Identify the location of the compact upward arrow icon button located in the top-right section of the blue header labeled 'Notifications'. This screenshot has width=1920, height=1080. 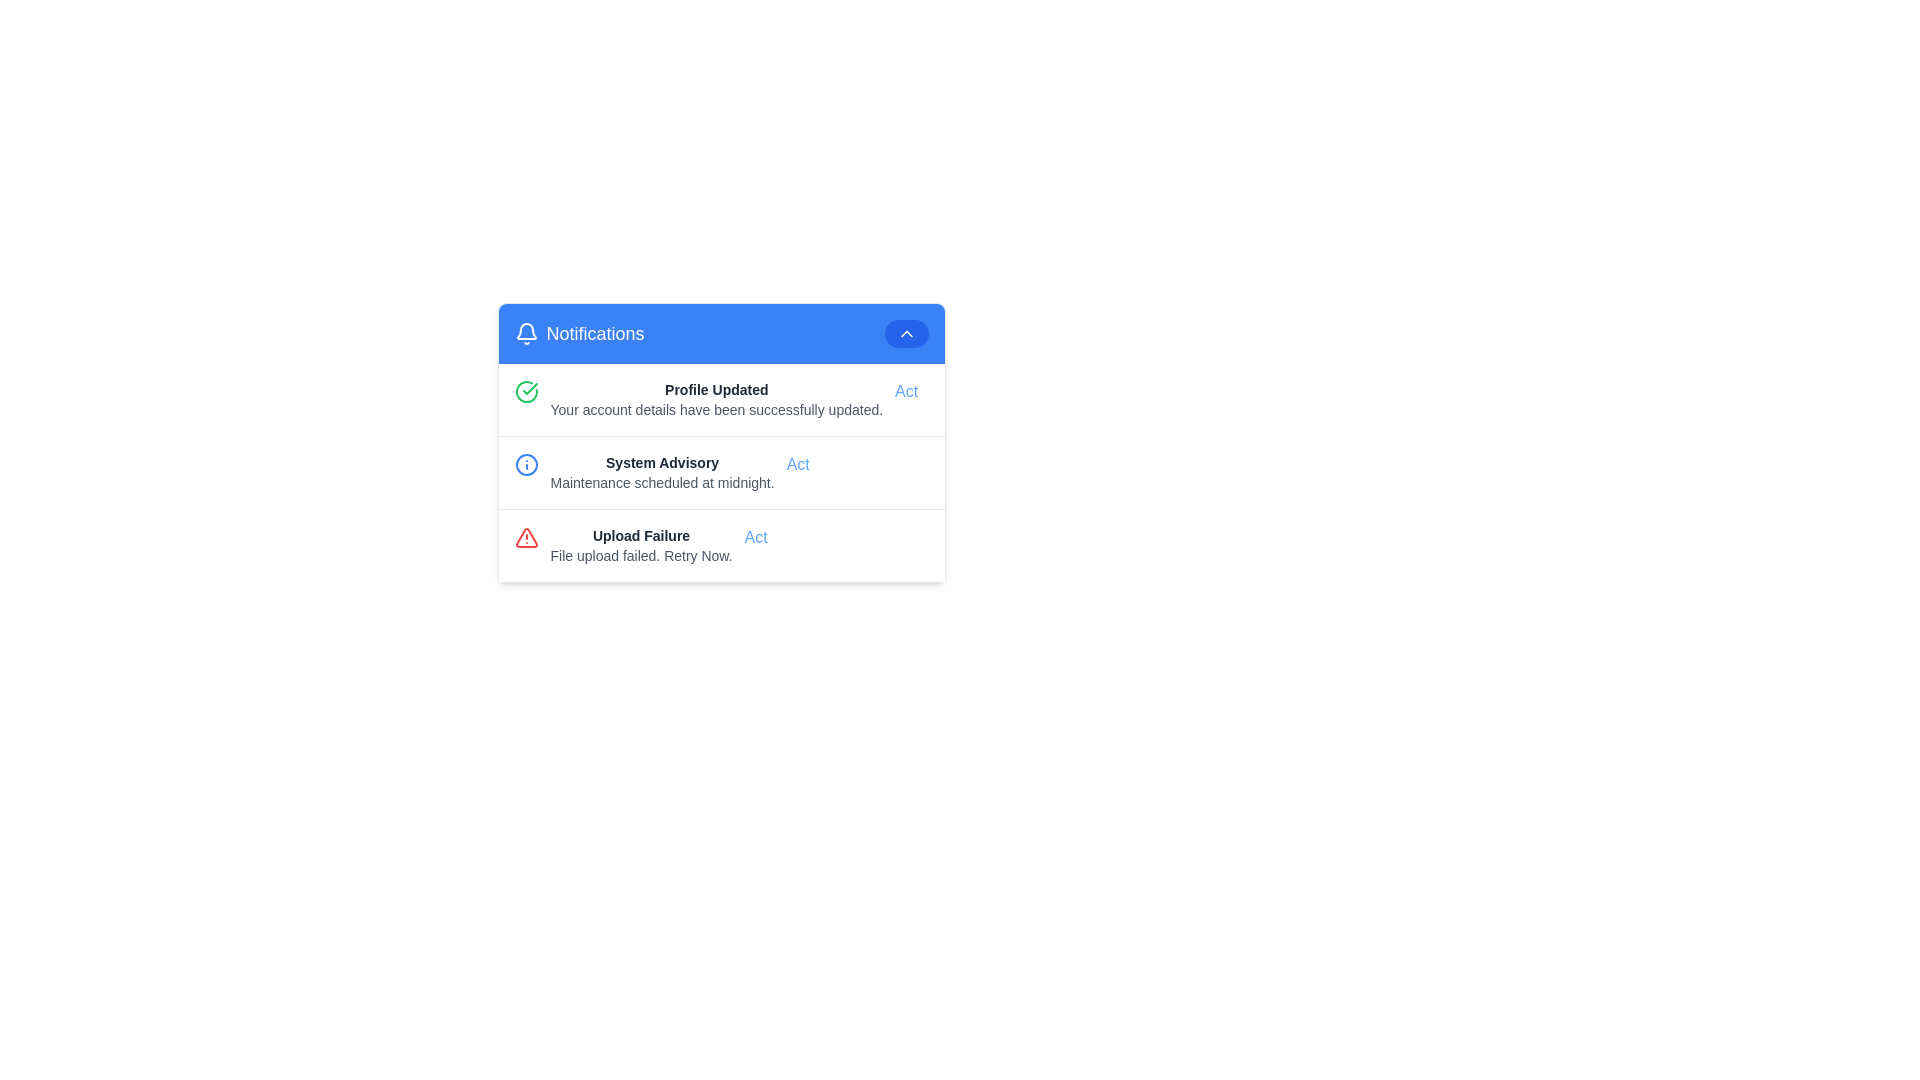
(905, 333).